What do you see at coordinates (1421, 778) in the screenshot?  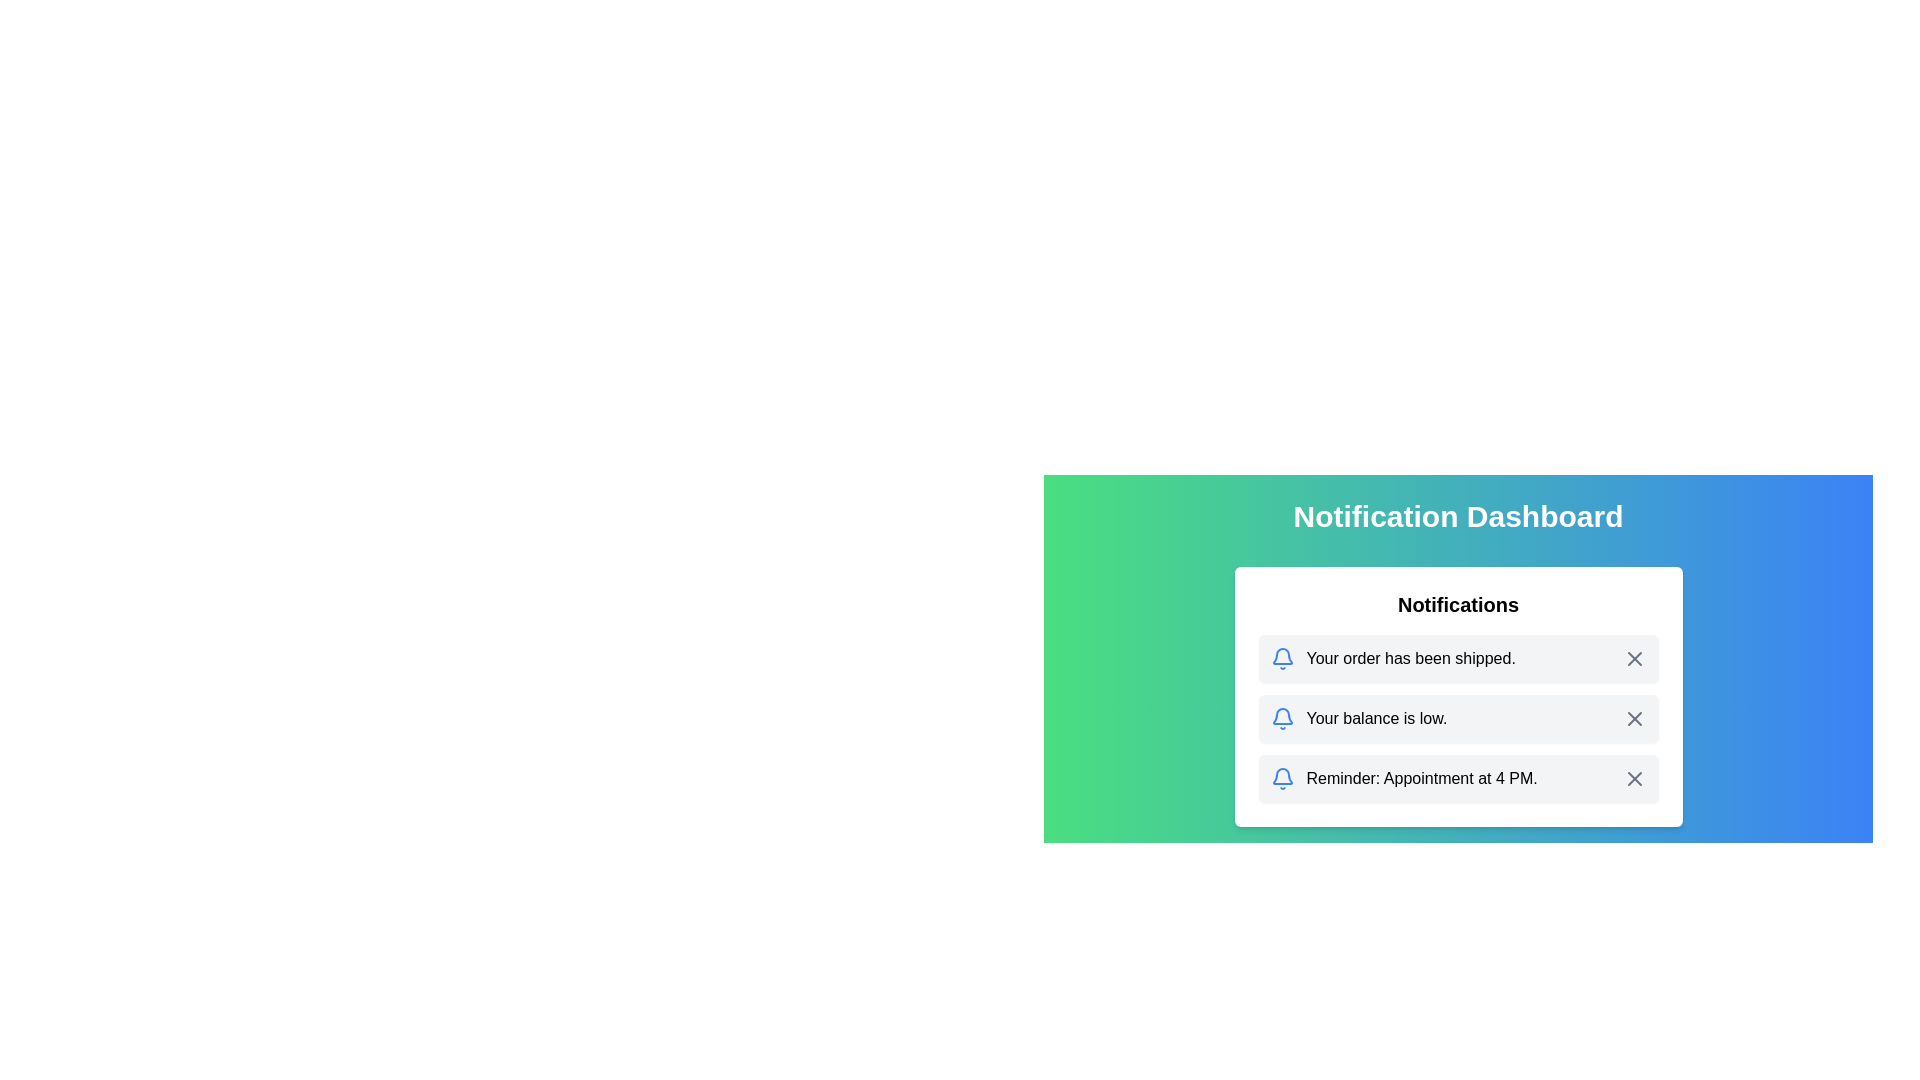 I see `the text label displaying 'Reminder: Appointment at 4 PM.'` at bounding box center [1421, 778].